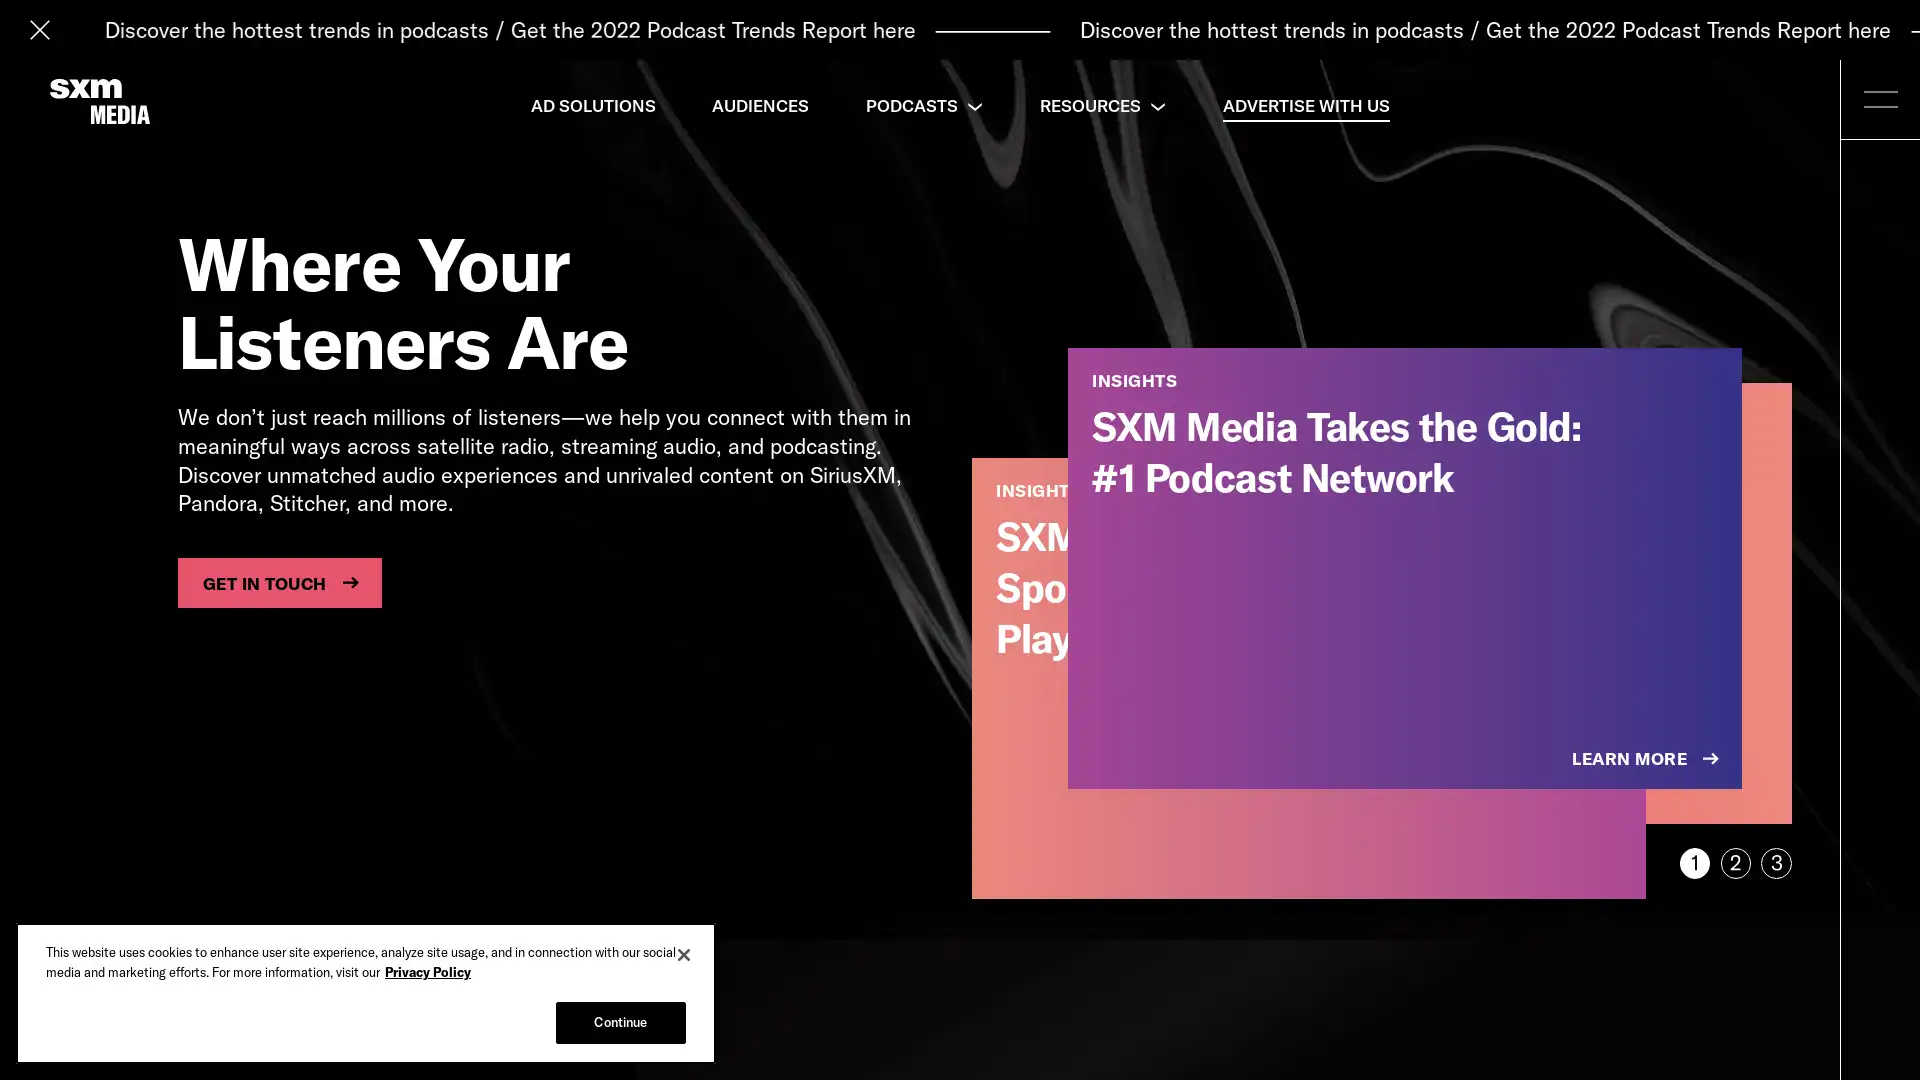 Image resolution: width=1920 pixels, height=1080 pixels. I want to click on 1, so click(1693, 862).